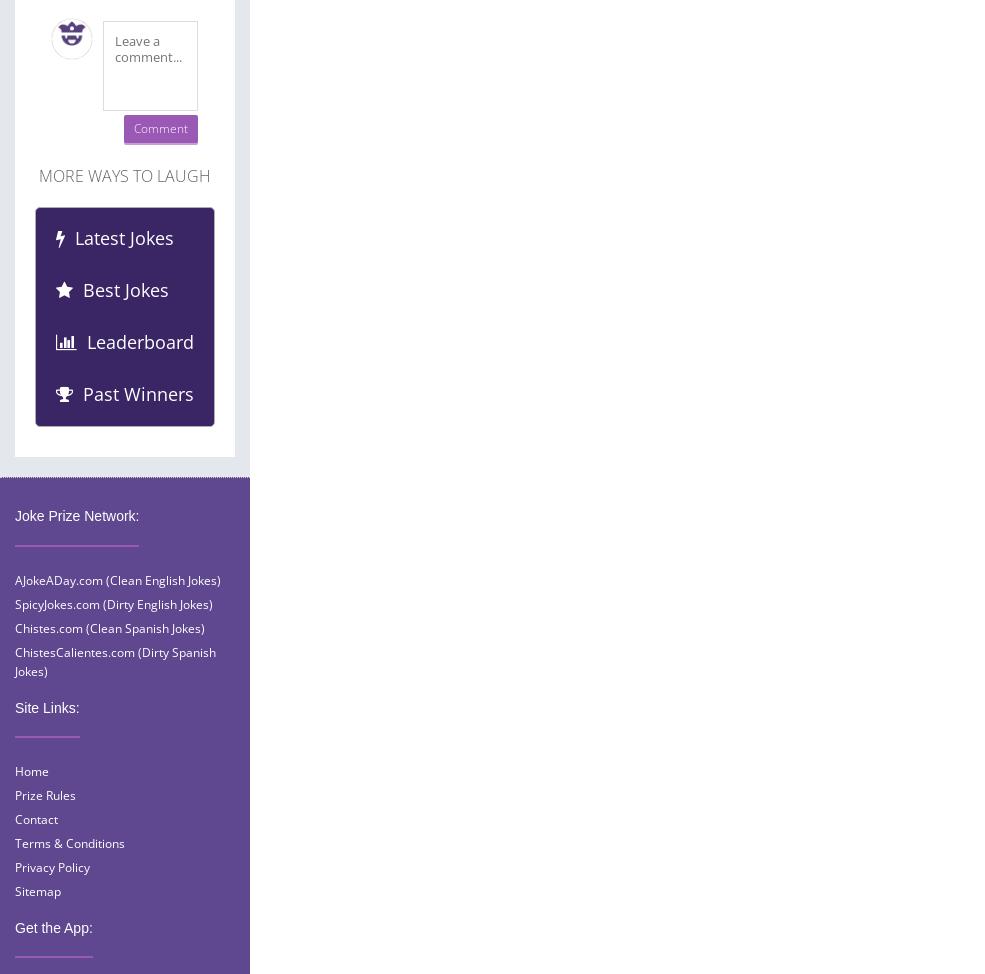 The width and height of the screenshot is (985, 974). I want to click on 'Past Winners', so click(71, 393).